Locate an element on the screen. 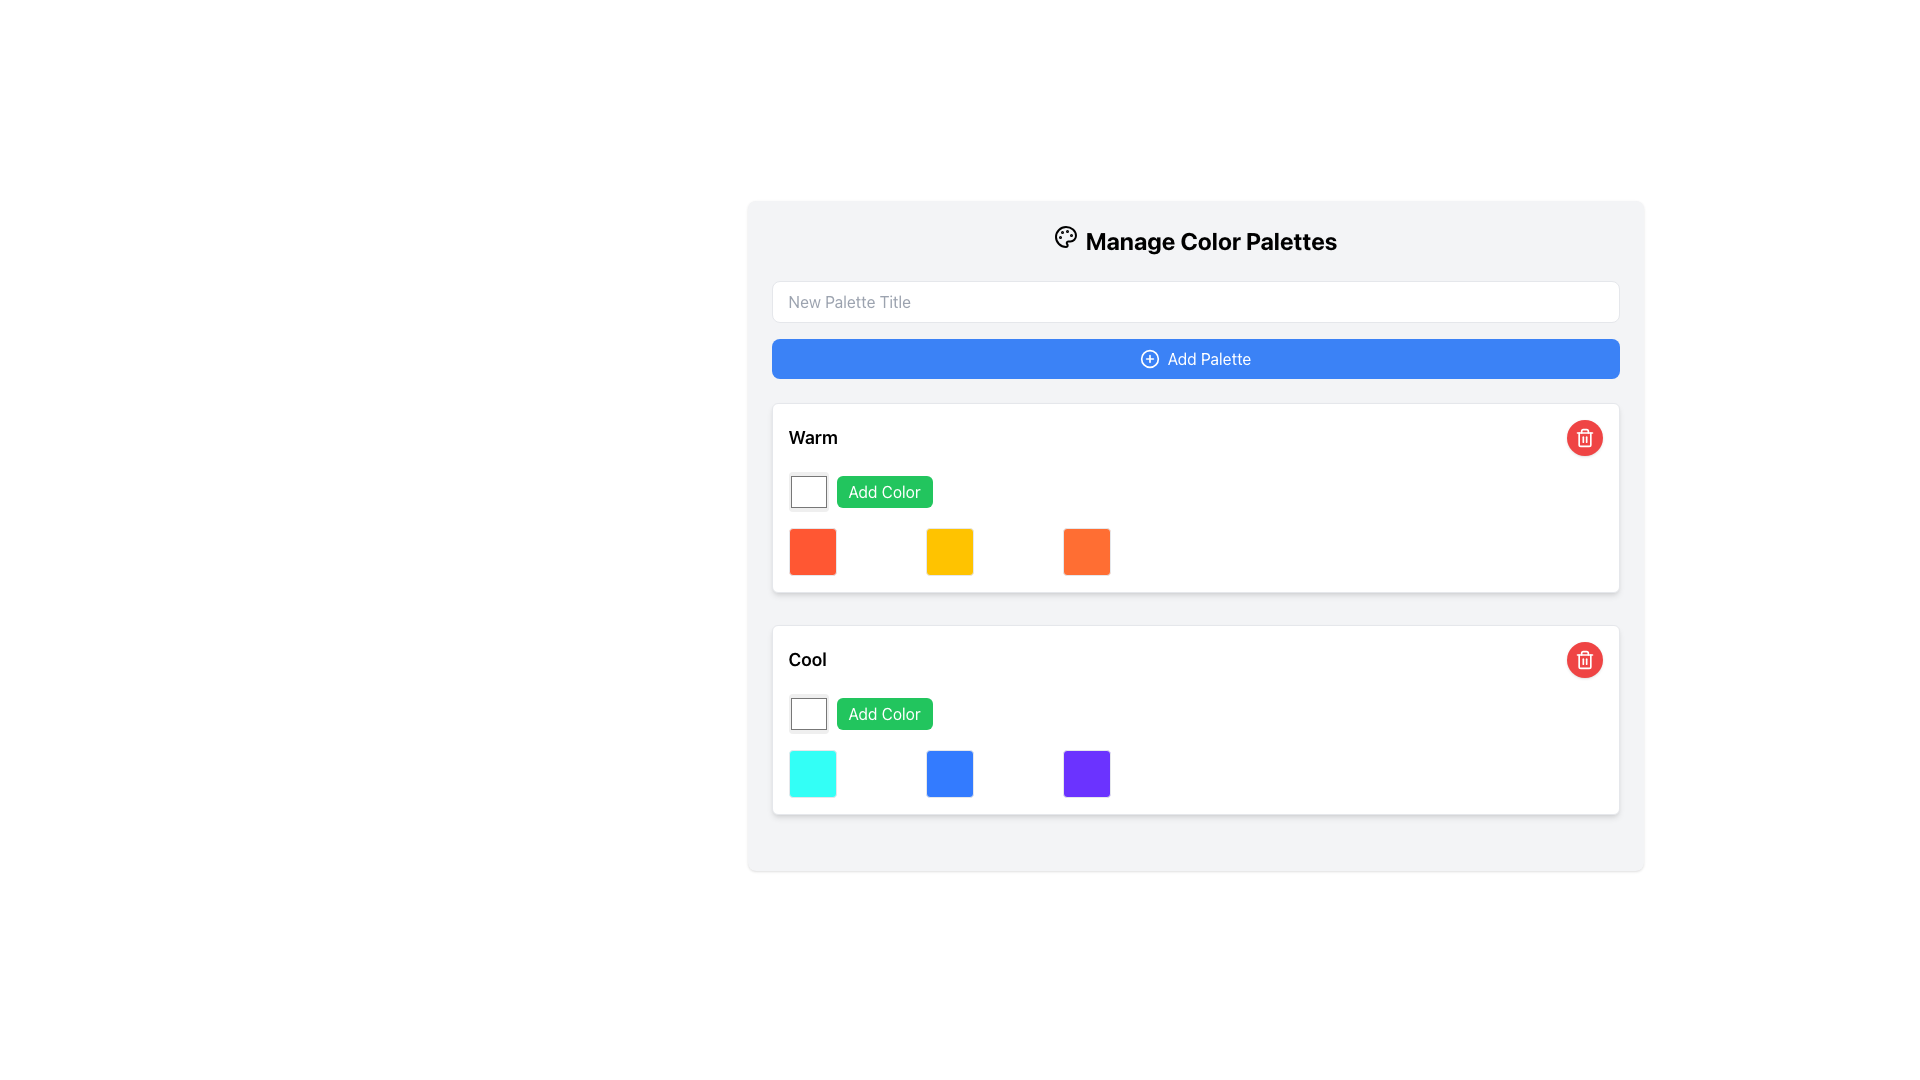  the delete button for the 'Warm' color palette located in the top-right corner of the palette section is located at coordinates (1583, 437).